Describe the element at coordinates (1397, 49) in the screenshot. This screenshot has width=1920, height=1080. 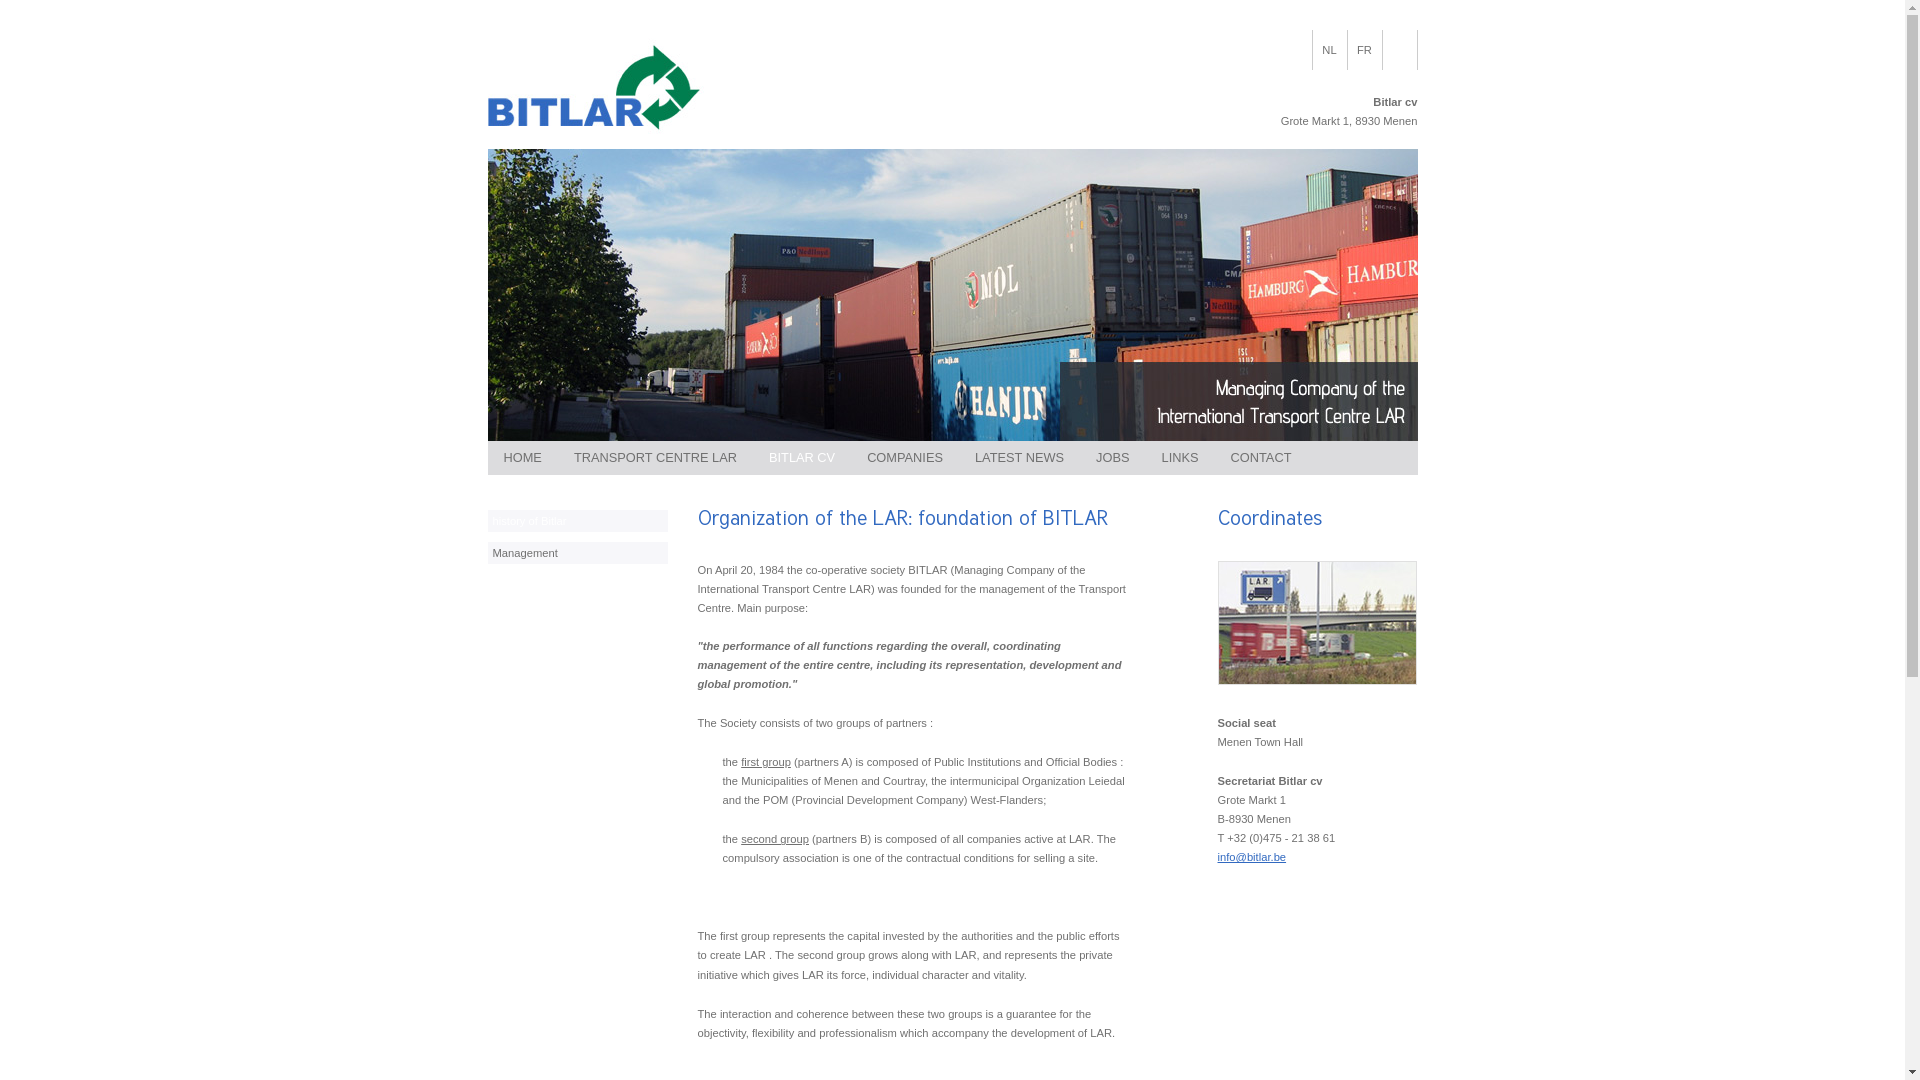
I see `'EN'` at that location.